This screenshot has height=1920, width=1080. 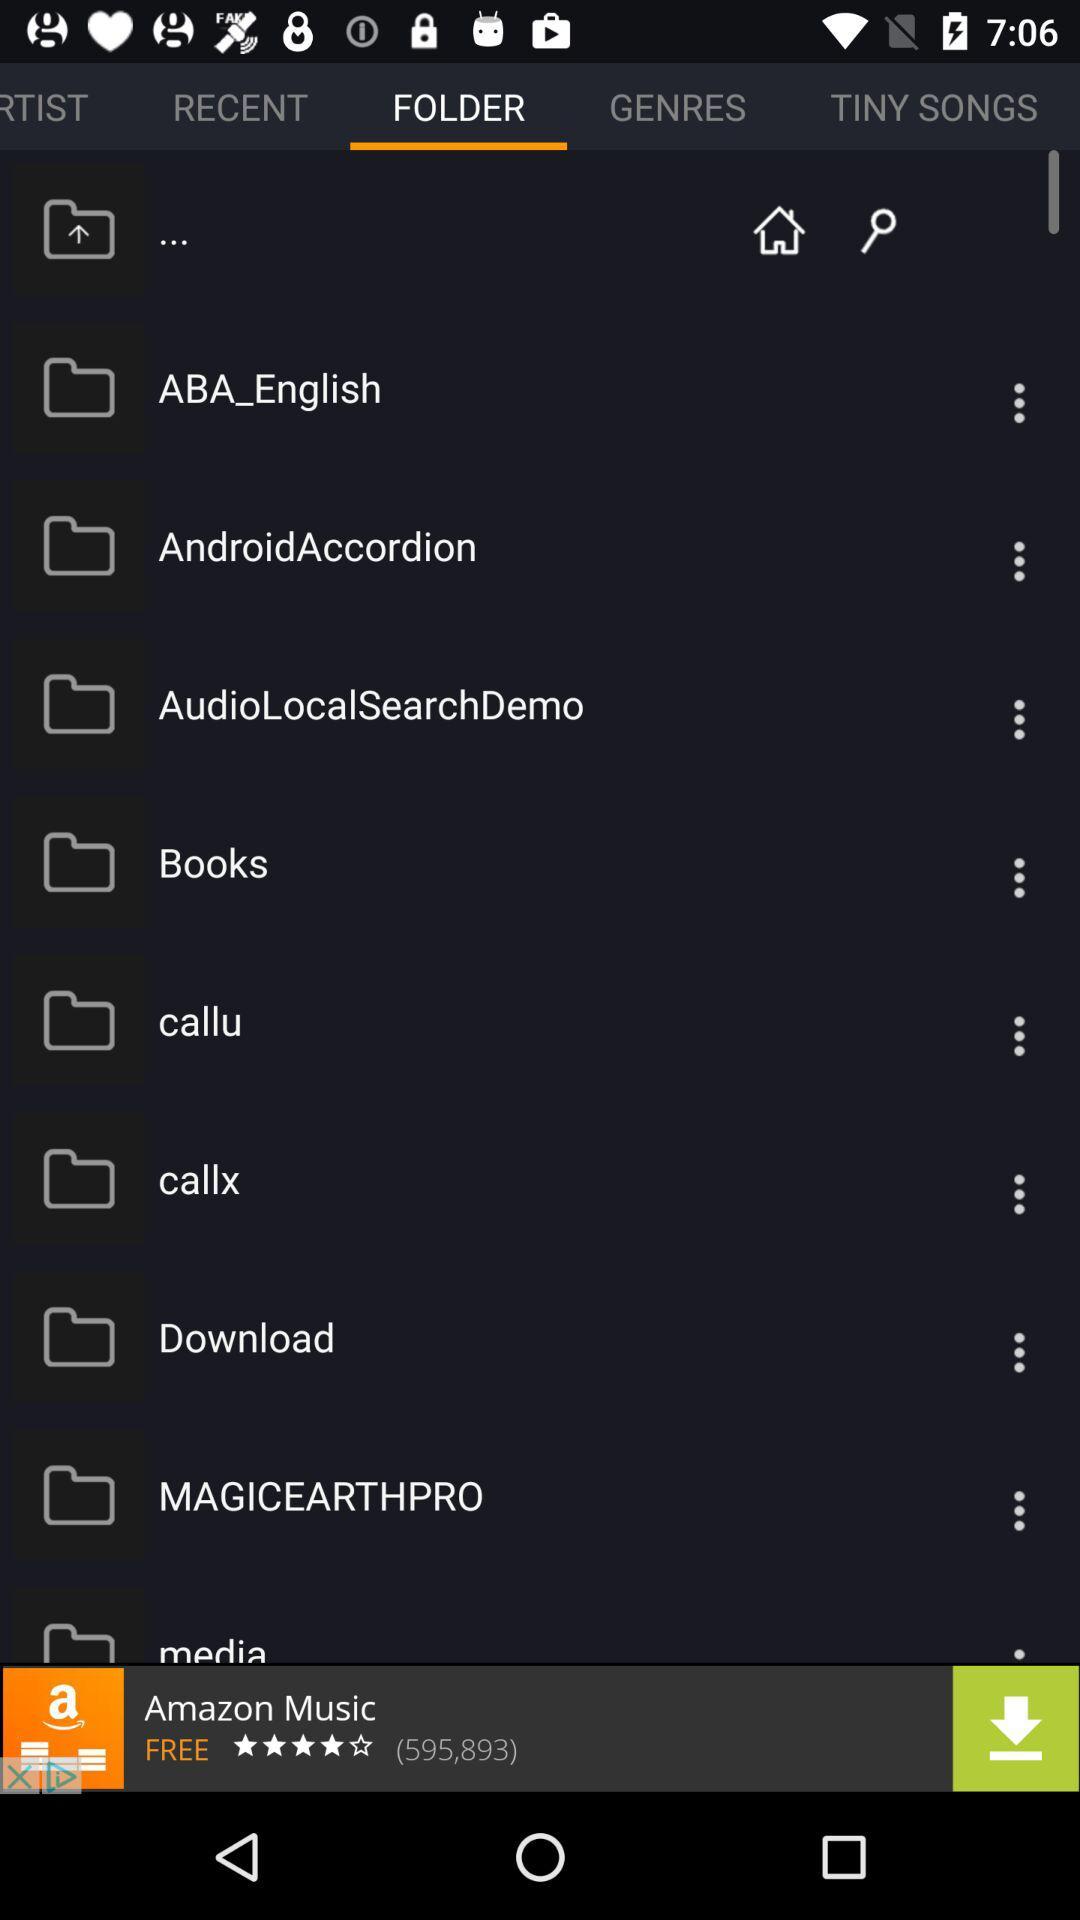 I want to click on search, so click(x=862, y=228).